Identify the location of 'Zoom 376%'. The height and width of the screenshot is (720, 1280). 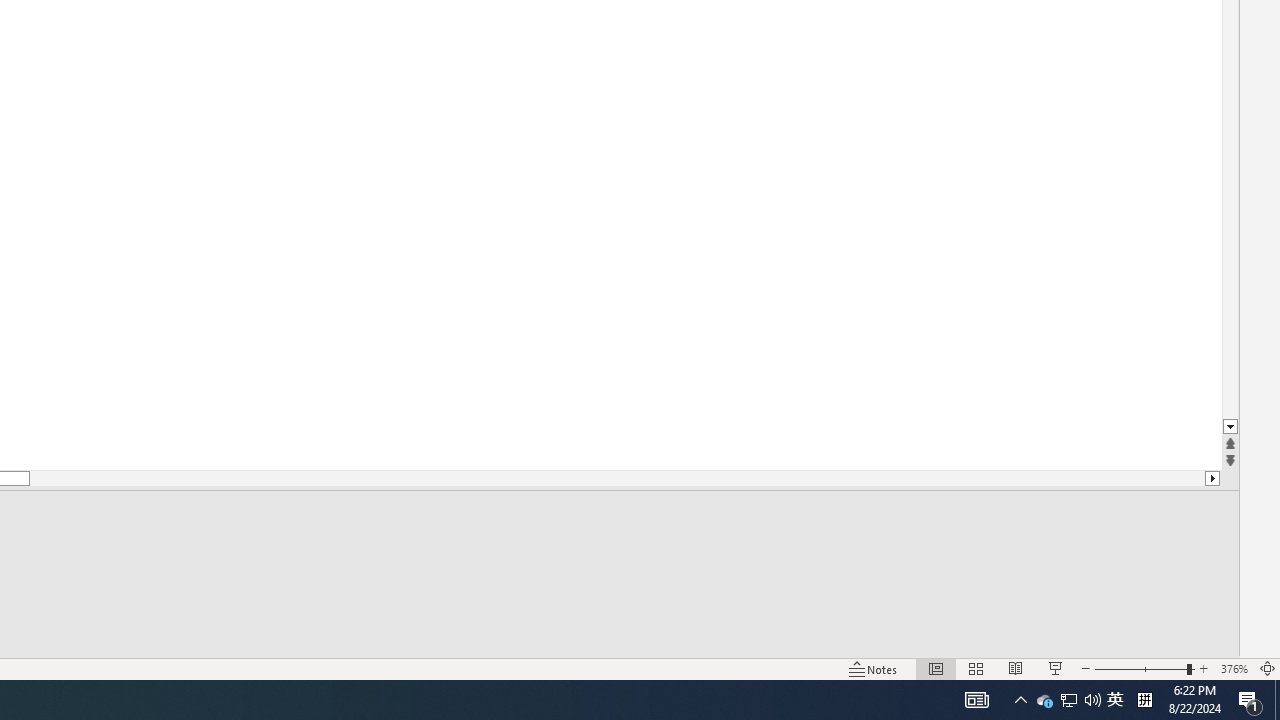
(1233, 669).